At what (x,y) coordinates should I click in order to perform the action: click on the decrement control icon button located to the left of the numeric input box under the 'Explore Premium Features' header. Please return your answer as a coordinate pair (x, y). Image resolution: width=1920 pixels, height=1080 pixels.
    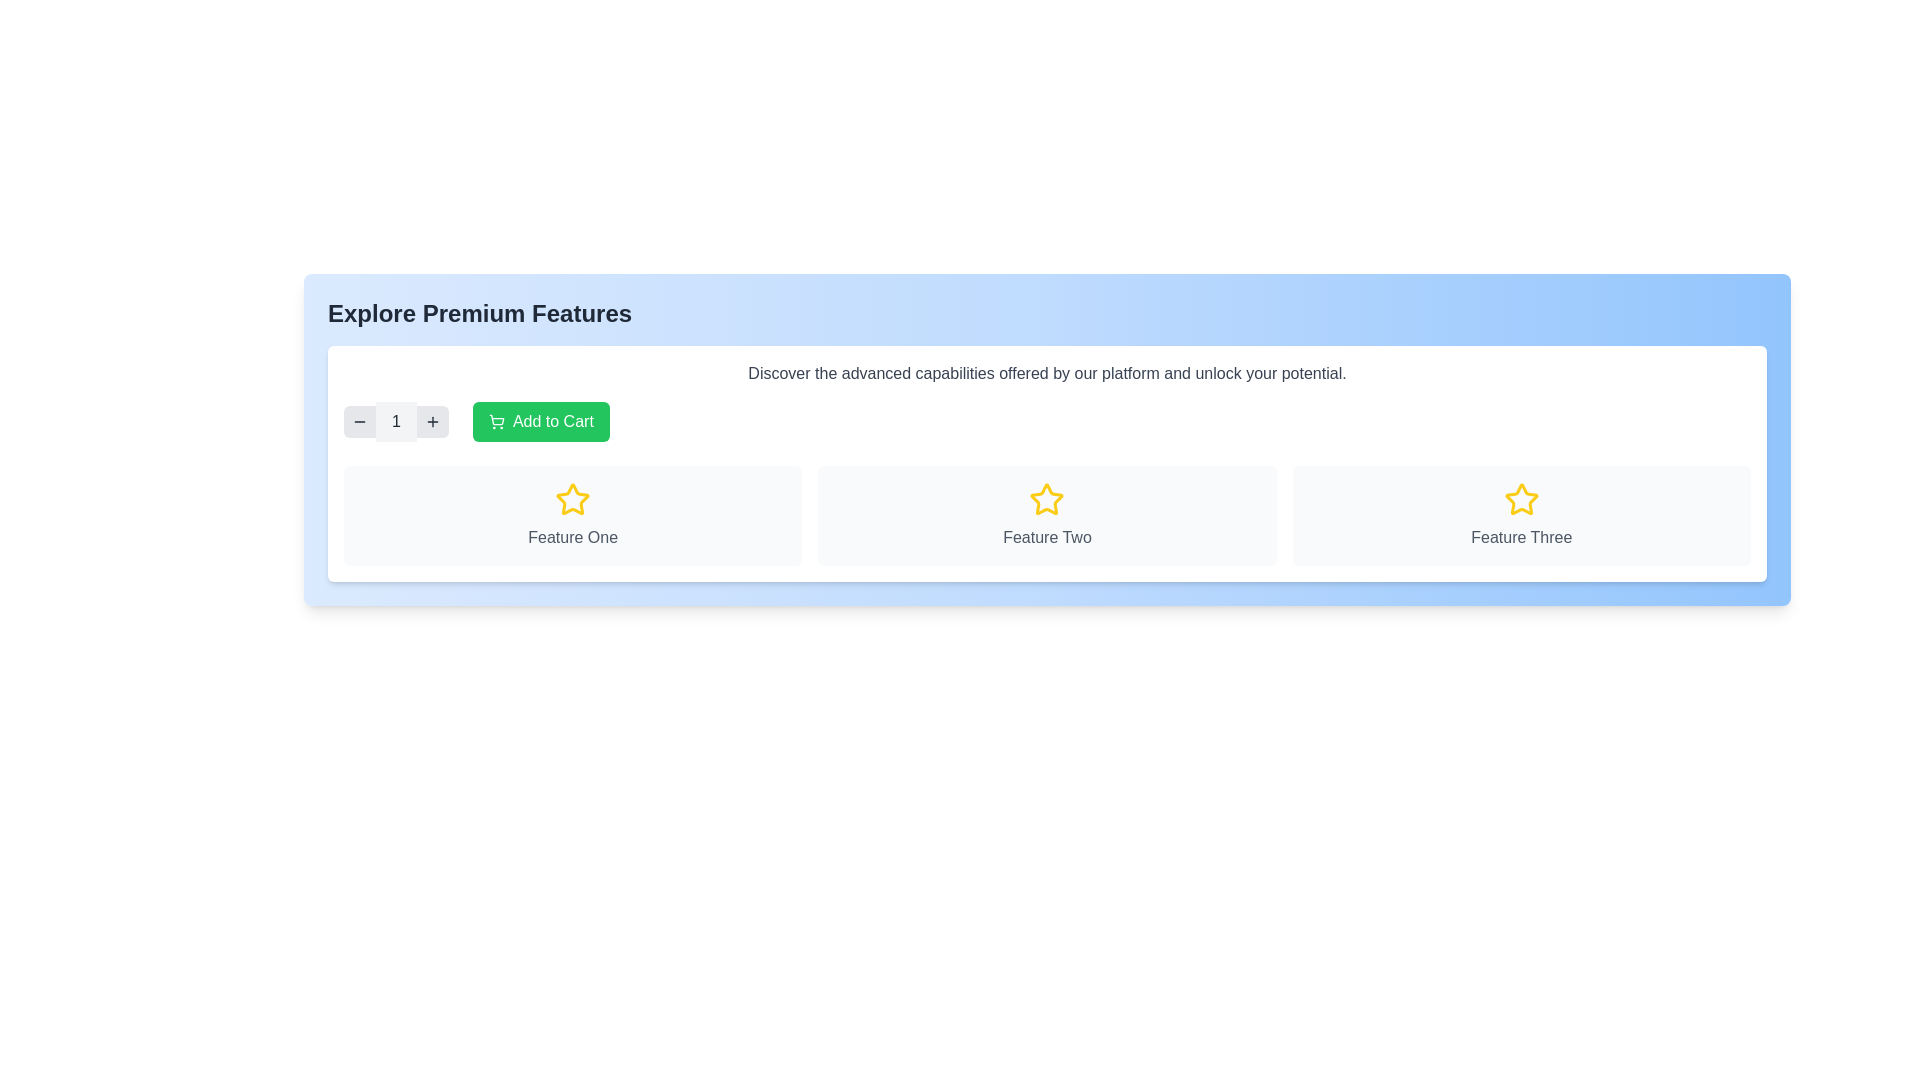
    Looking at the image, I should click on (360, 420).